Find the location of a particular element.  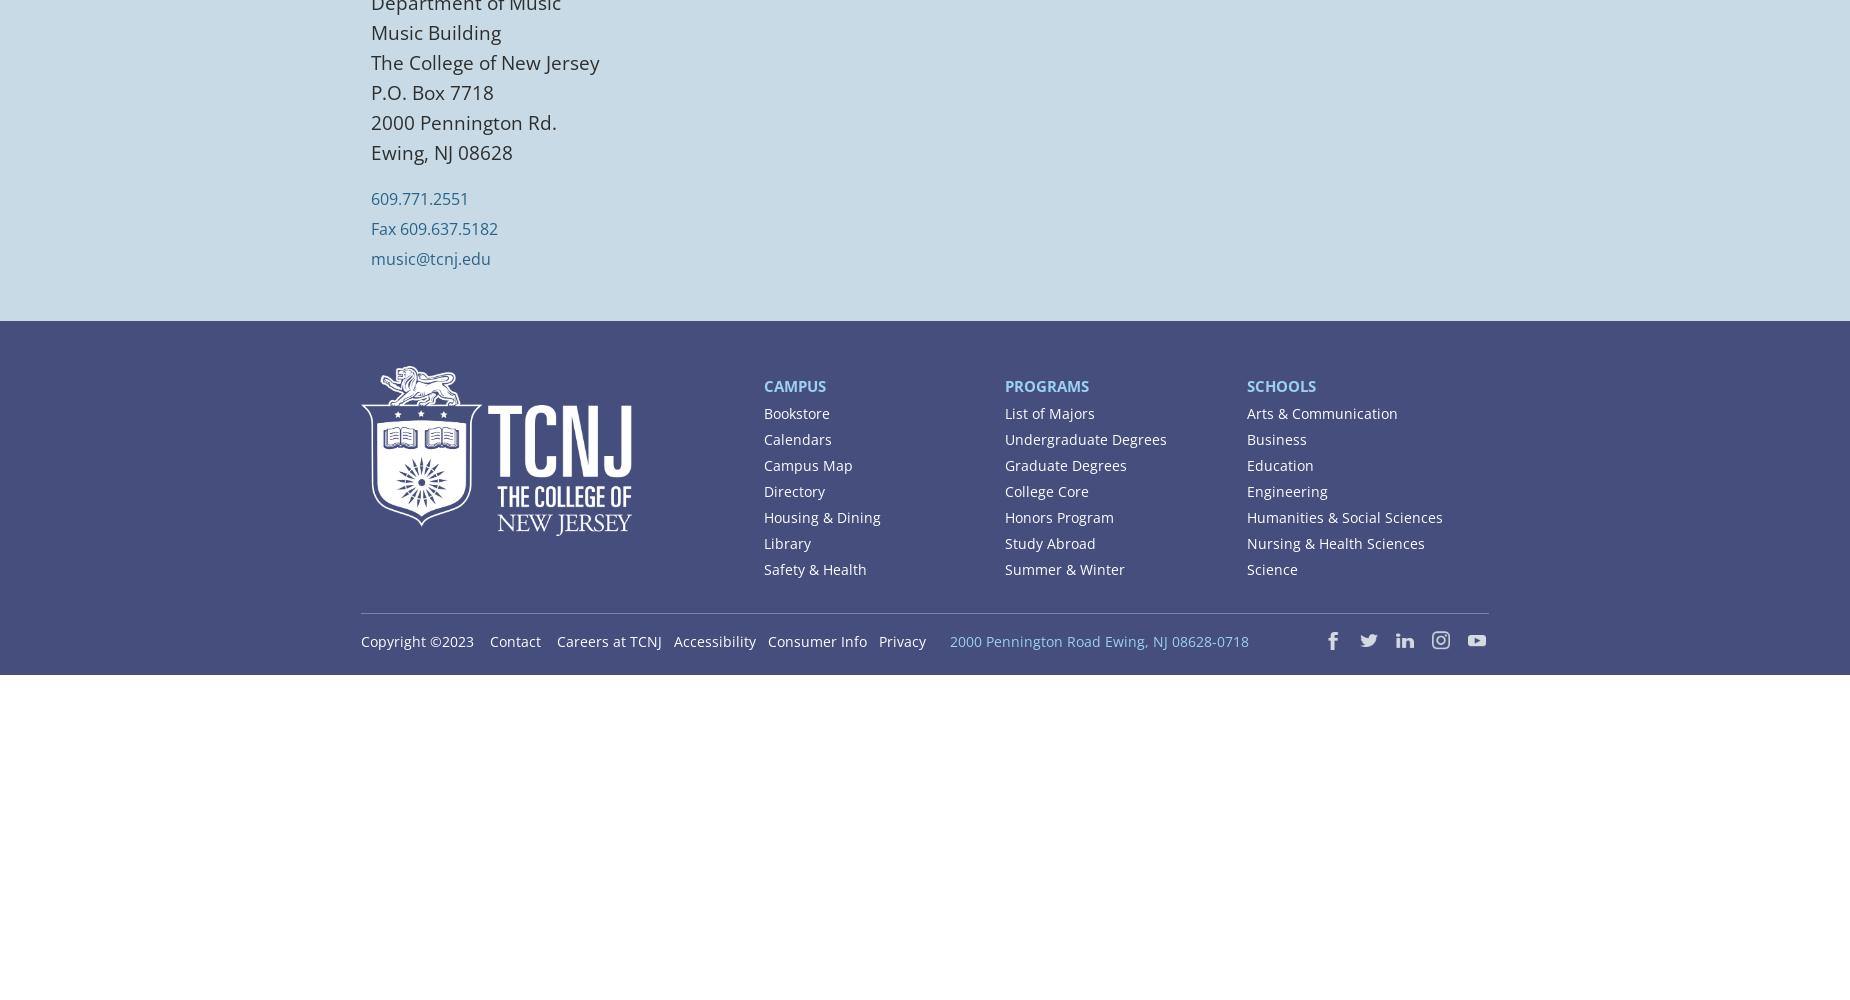

'music@tcnj.edu' is located at coordinates (430, 258).